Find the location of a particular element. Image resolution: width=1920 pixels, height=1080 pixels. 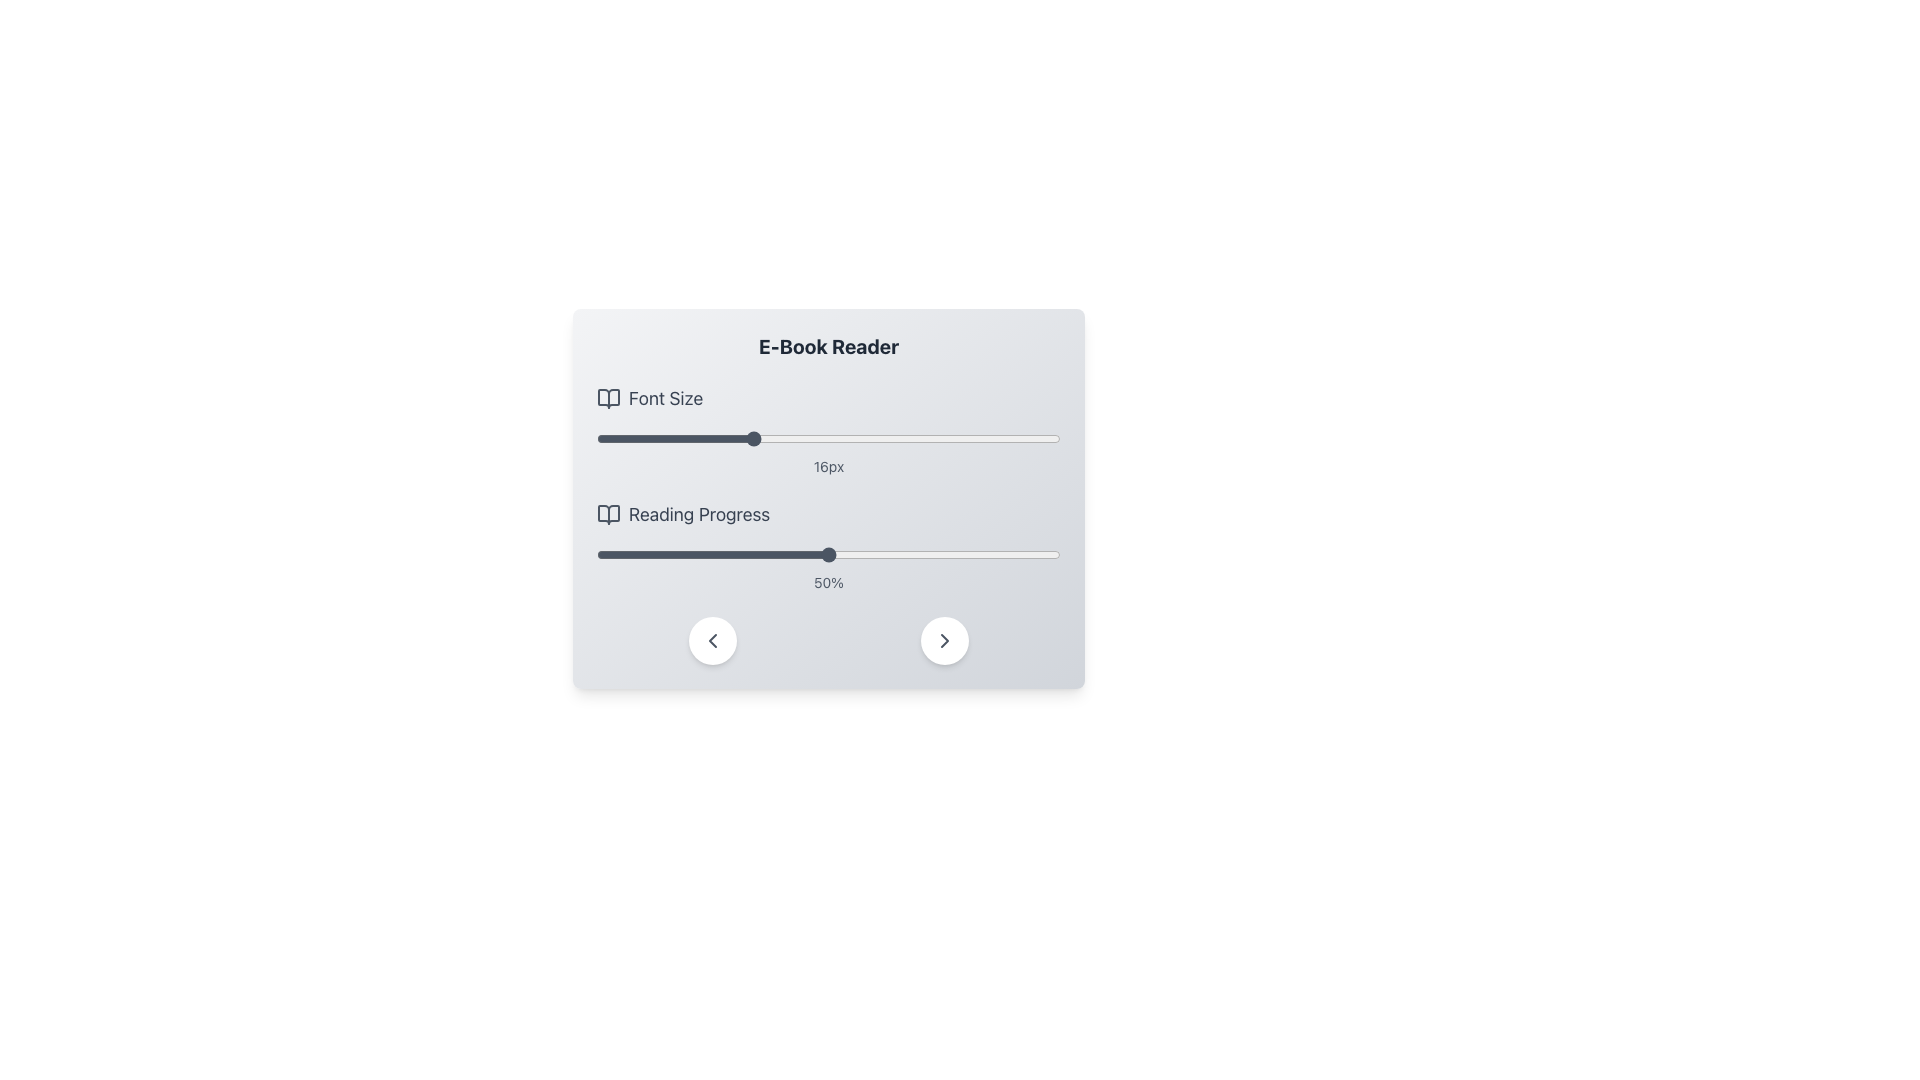

the leftward chevron icon button, which is a minimalistic arrow enclosed in a circular white background is located at coordinates (713, 640).